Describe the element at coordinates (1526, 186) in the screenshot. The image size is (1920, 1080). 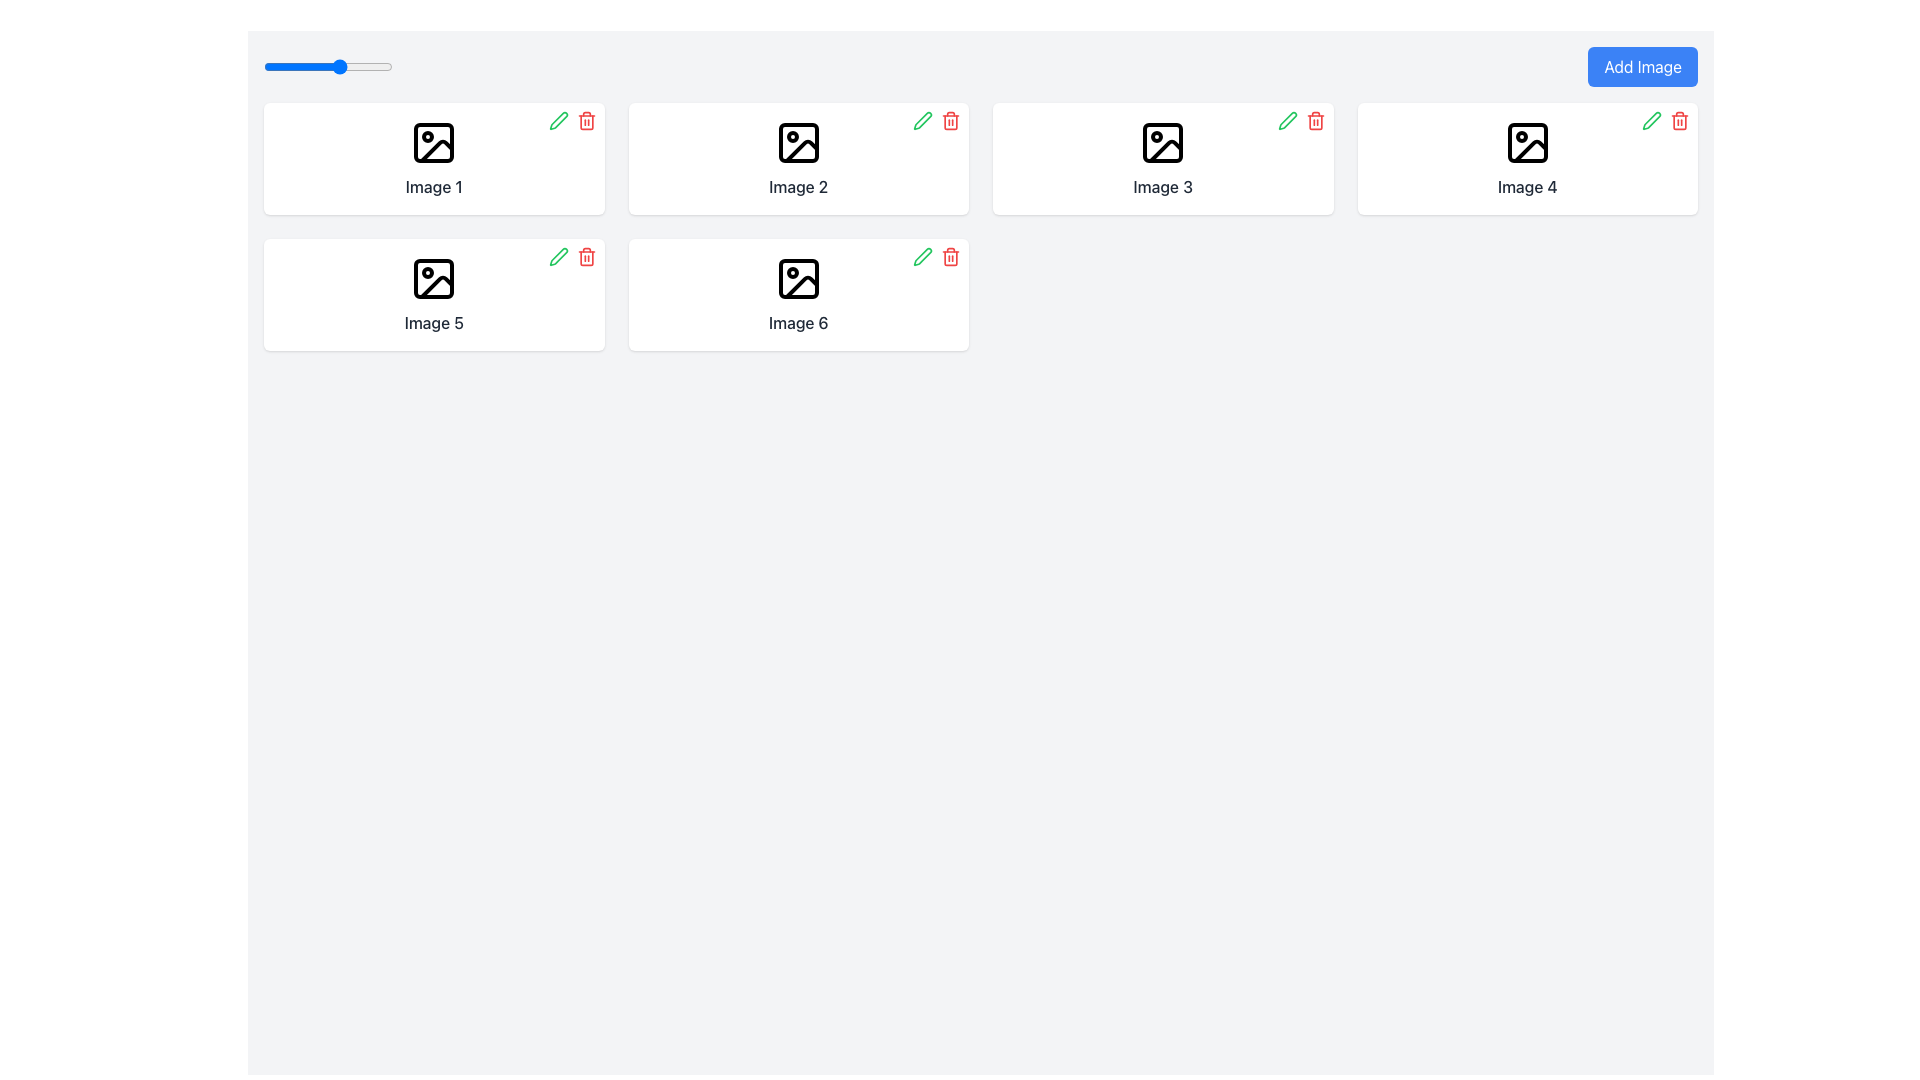
I see `static text element labeled 'Image 4', which is displayed in gray font below an image-like icon on the far-right side of the third row in a 3x2 grid layout` at that location.